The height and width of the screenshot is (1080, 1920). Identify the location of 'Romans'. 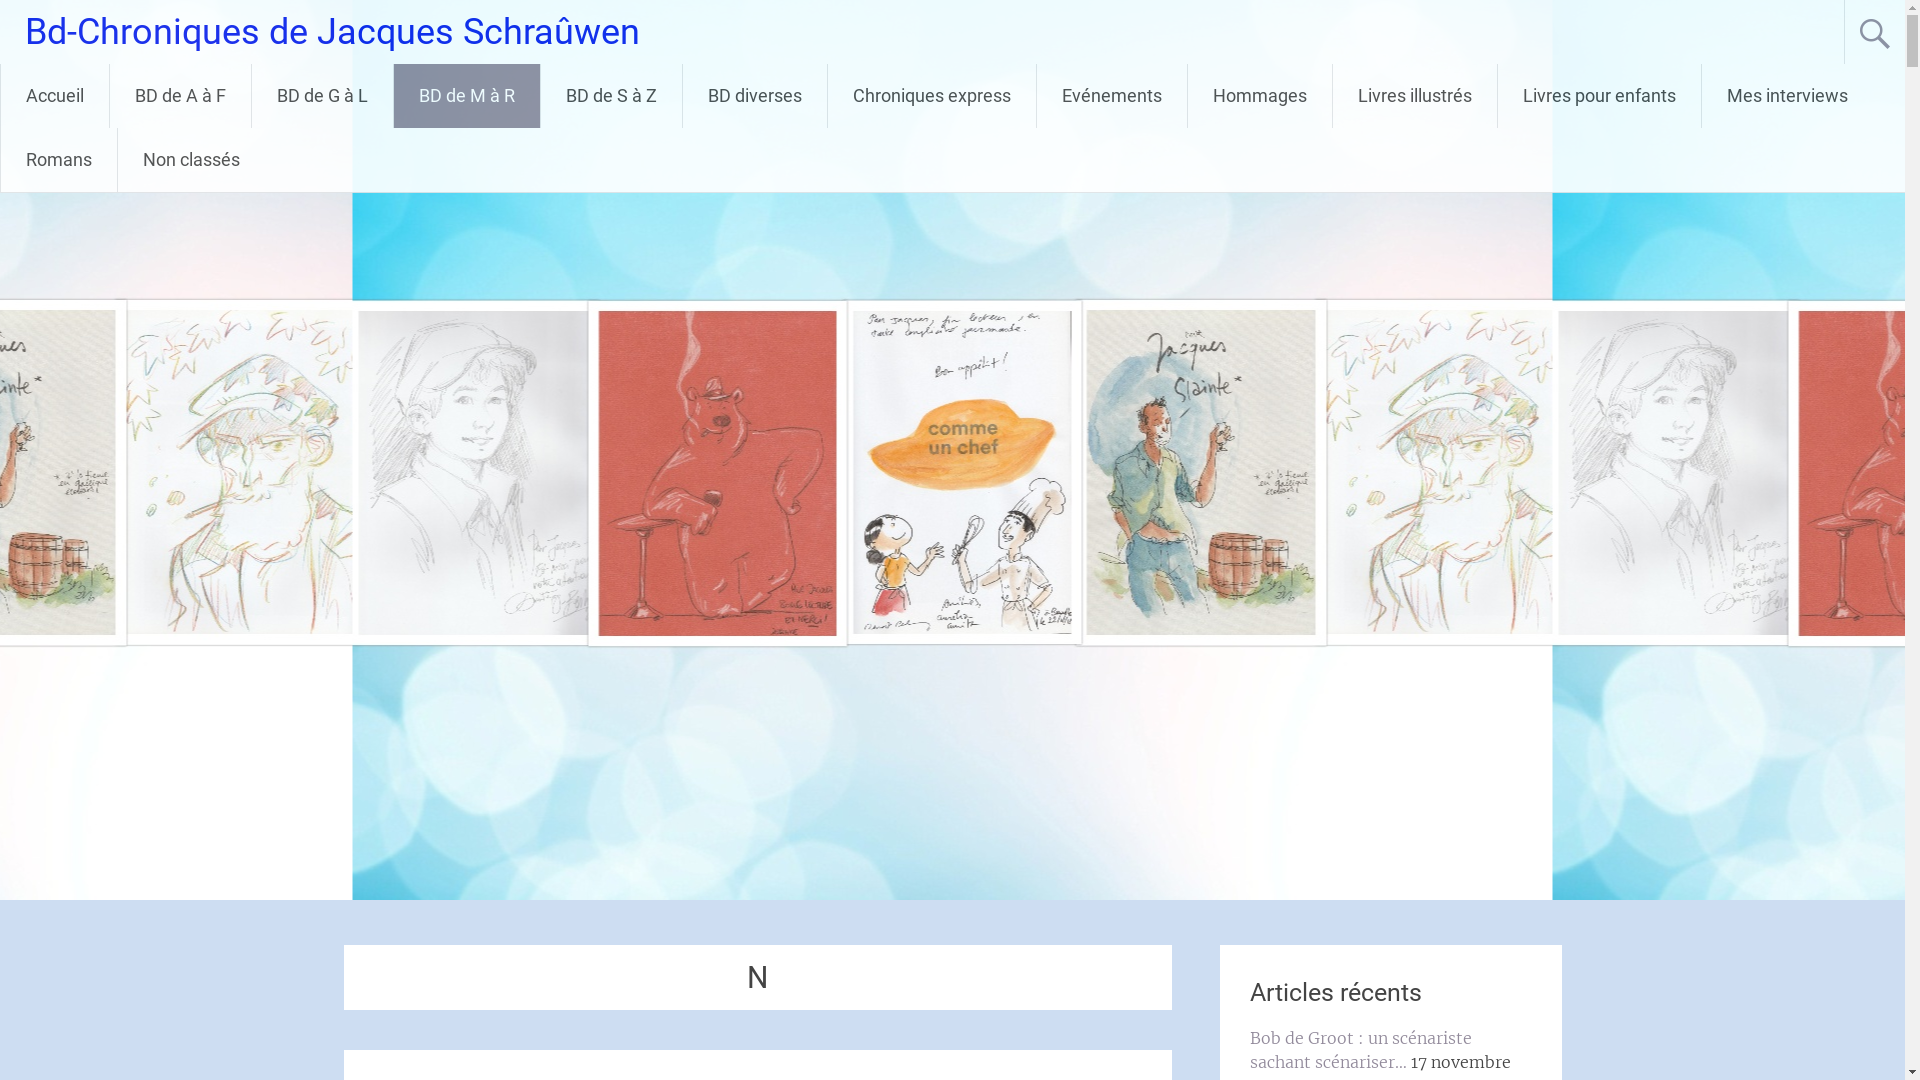
(58, 158).